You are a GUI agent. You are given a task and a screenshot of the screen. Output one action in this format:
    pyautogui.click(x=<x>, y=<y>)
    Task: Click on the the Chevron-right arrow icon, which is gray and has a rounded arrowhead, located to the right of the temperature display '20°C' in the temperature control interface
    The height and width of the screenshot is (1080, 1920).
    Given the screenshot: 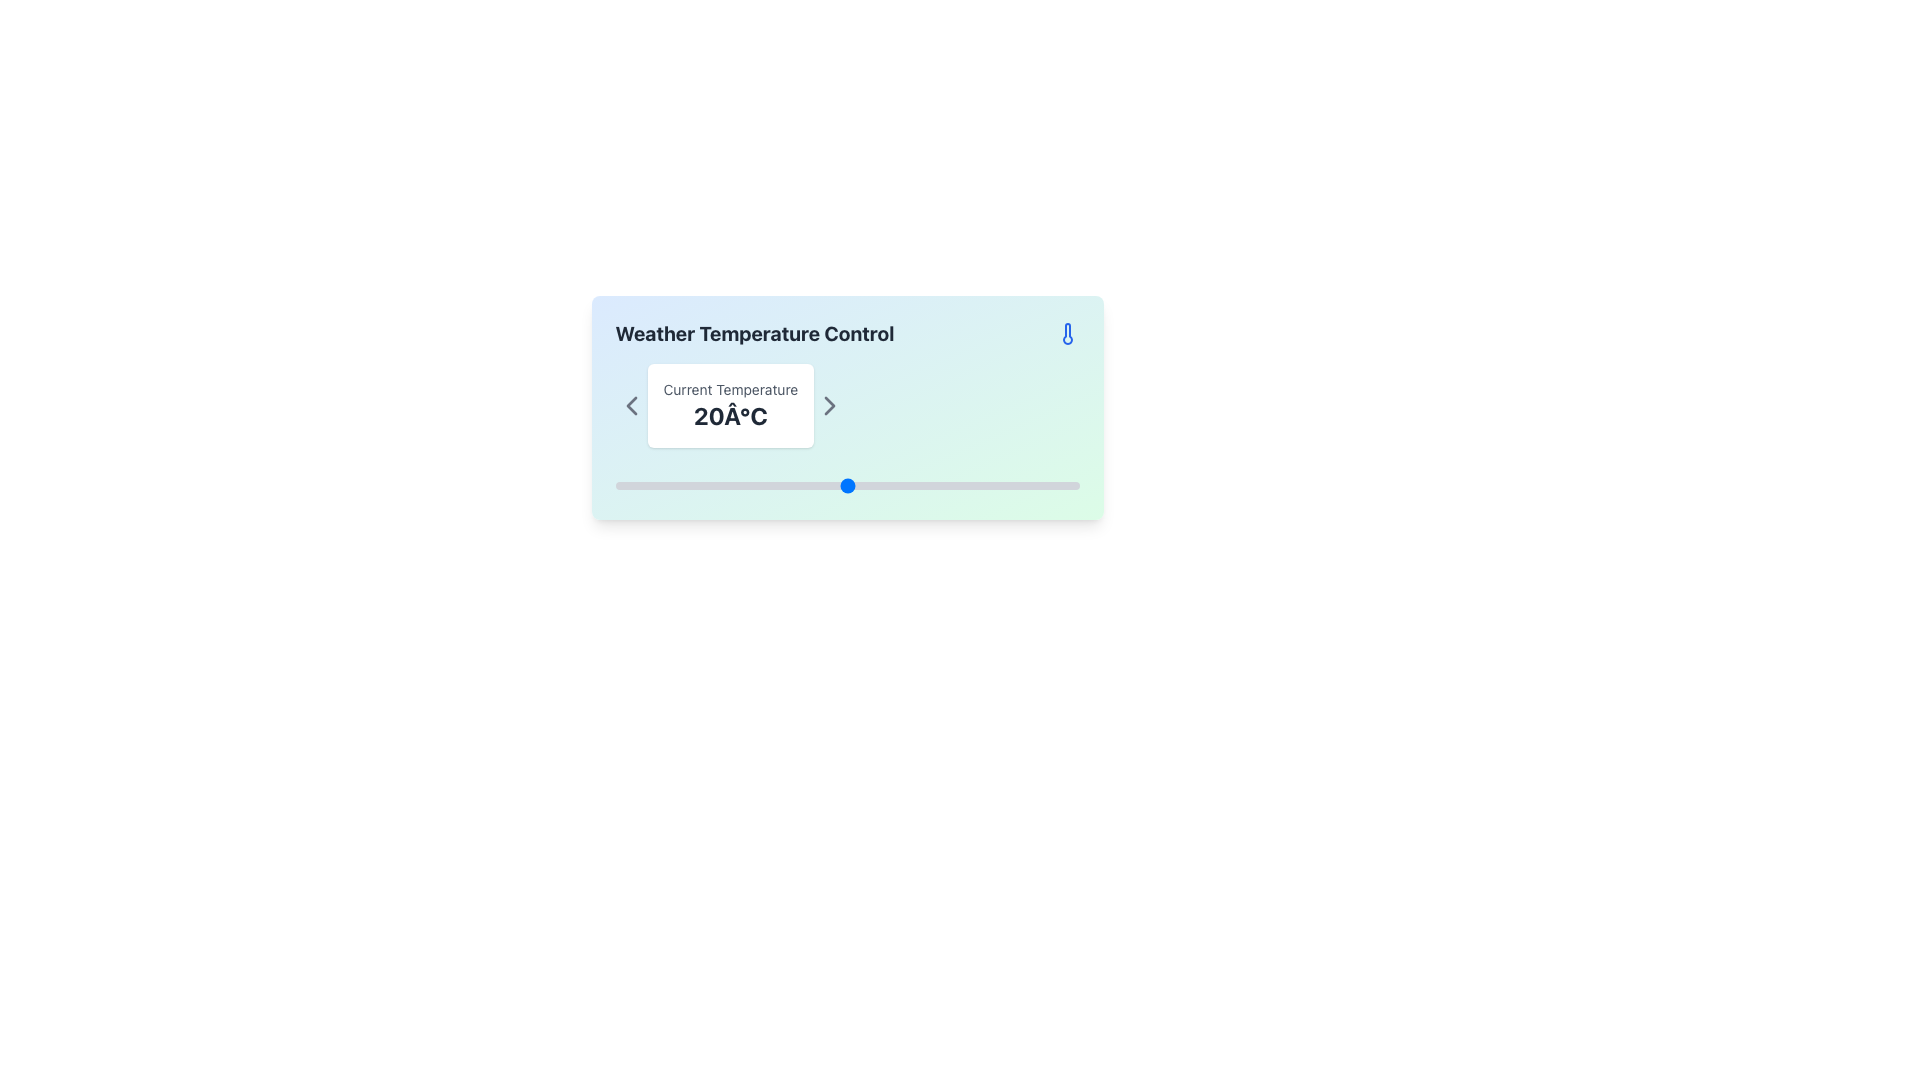 What is the action you would take?
    pyautogui.click(x=830, y=405)
    